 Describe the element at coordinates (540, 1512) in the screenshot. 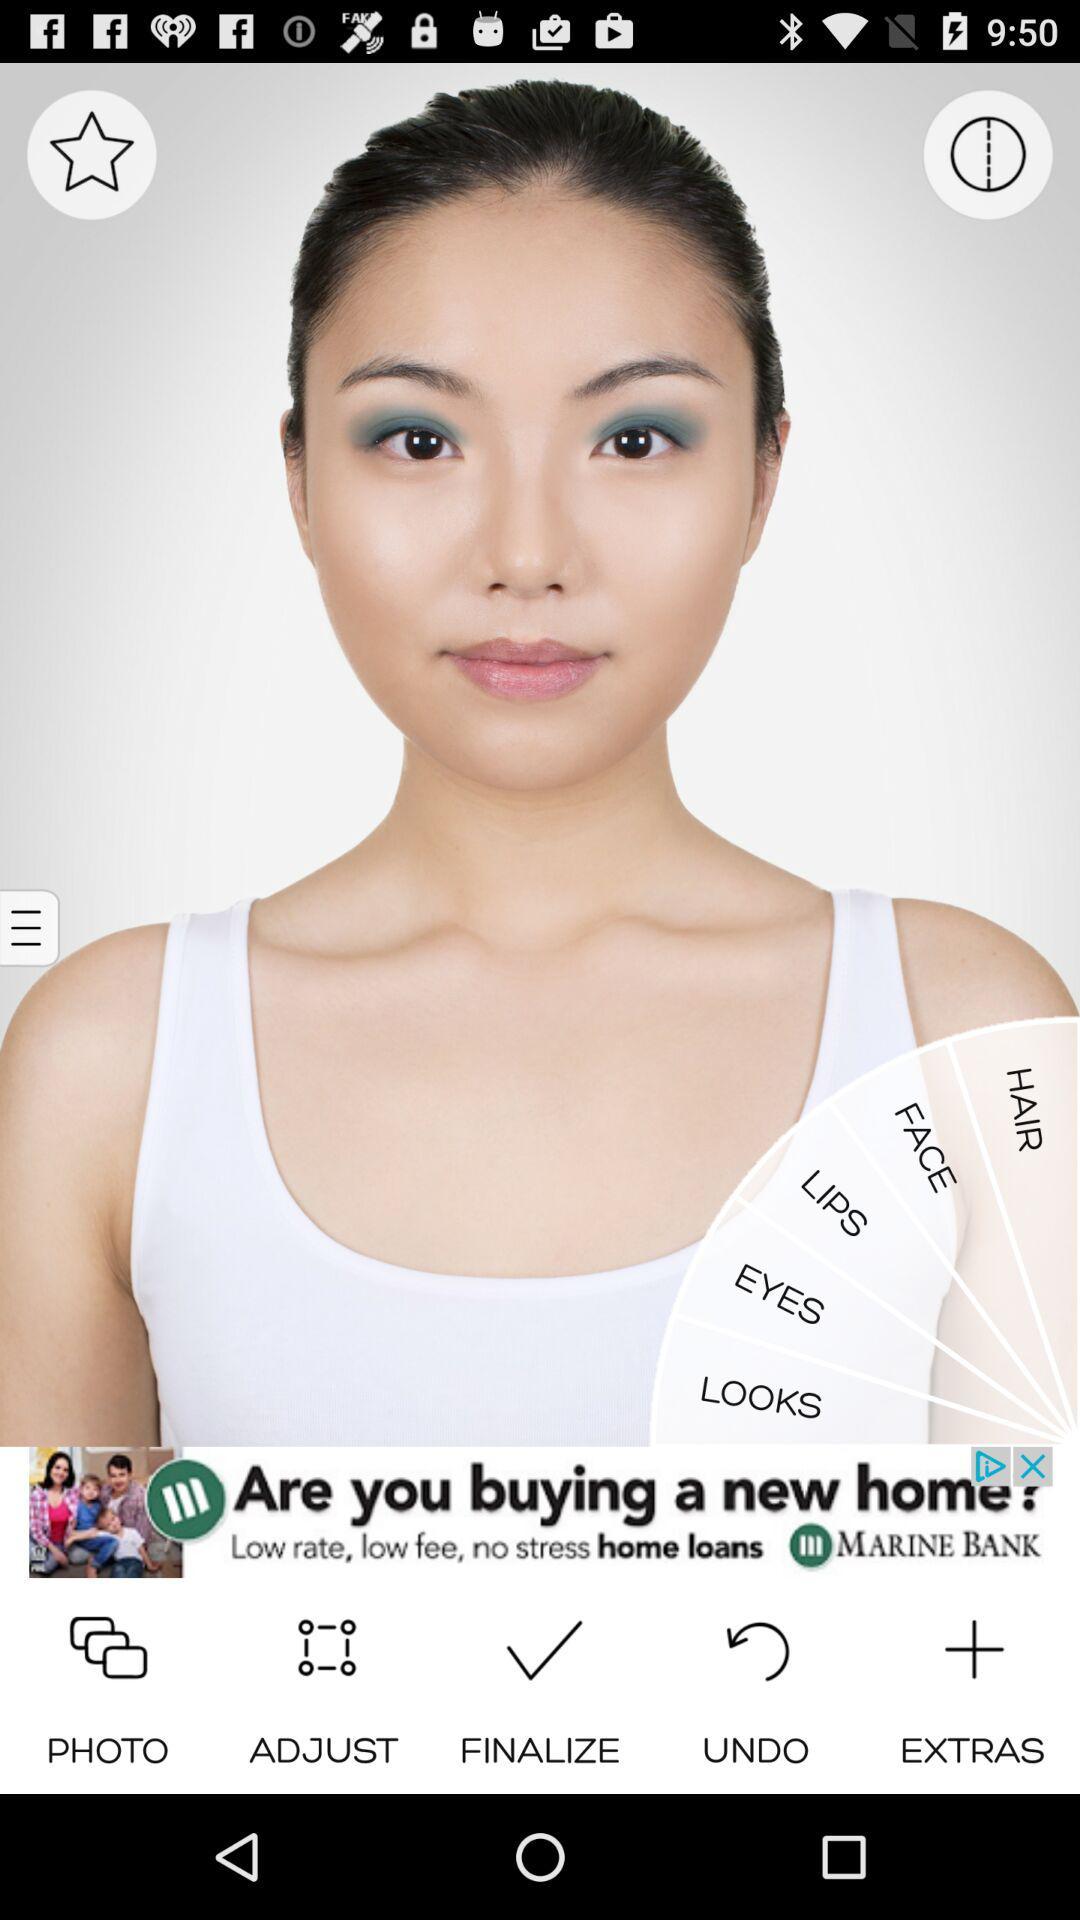

I see `the addvertisement` at that location.